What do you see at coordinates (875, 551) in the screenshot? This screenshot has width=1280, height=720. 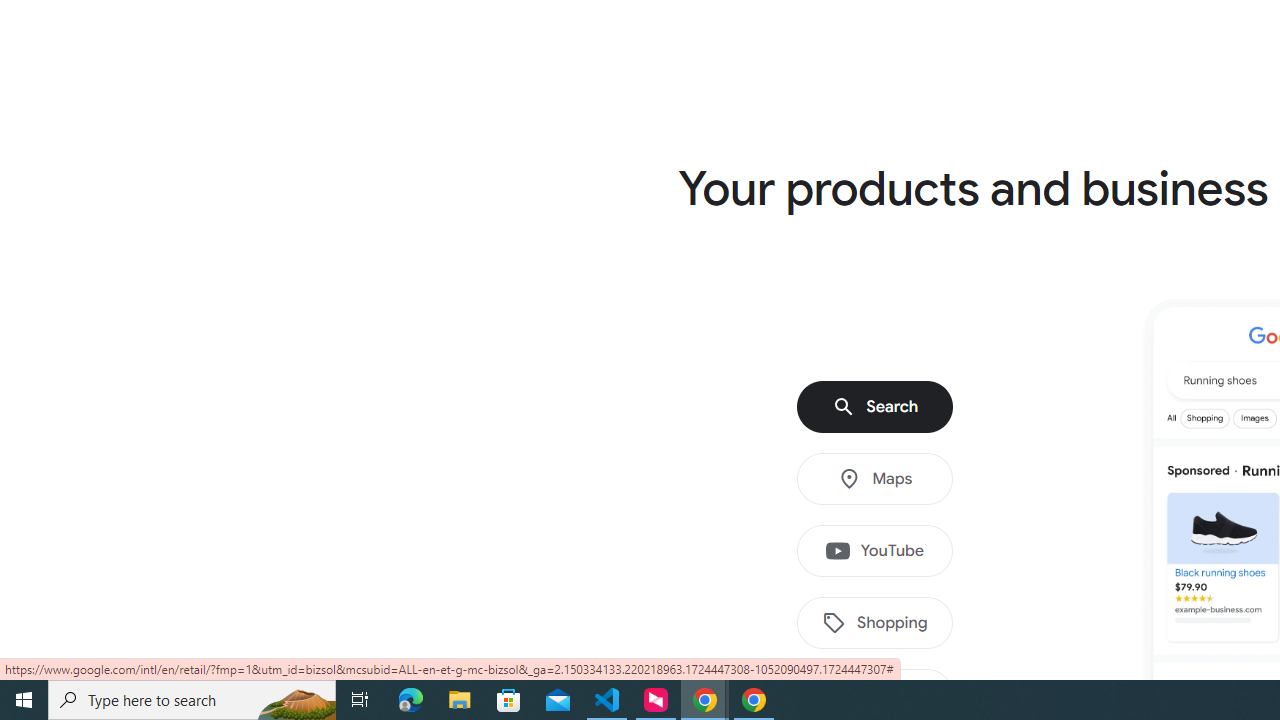 I see `'YouTube'` at bounding box center [875, 551].